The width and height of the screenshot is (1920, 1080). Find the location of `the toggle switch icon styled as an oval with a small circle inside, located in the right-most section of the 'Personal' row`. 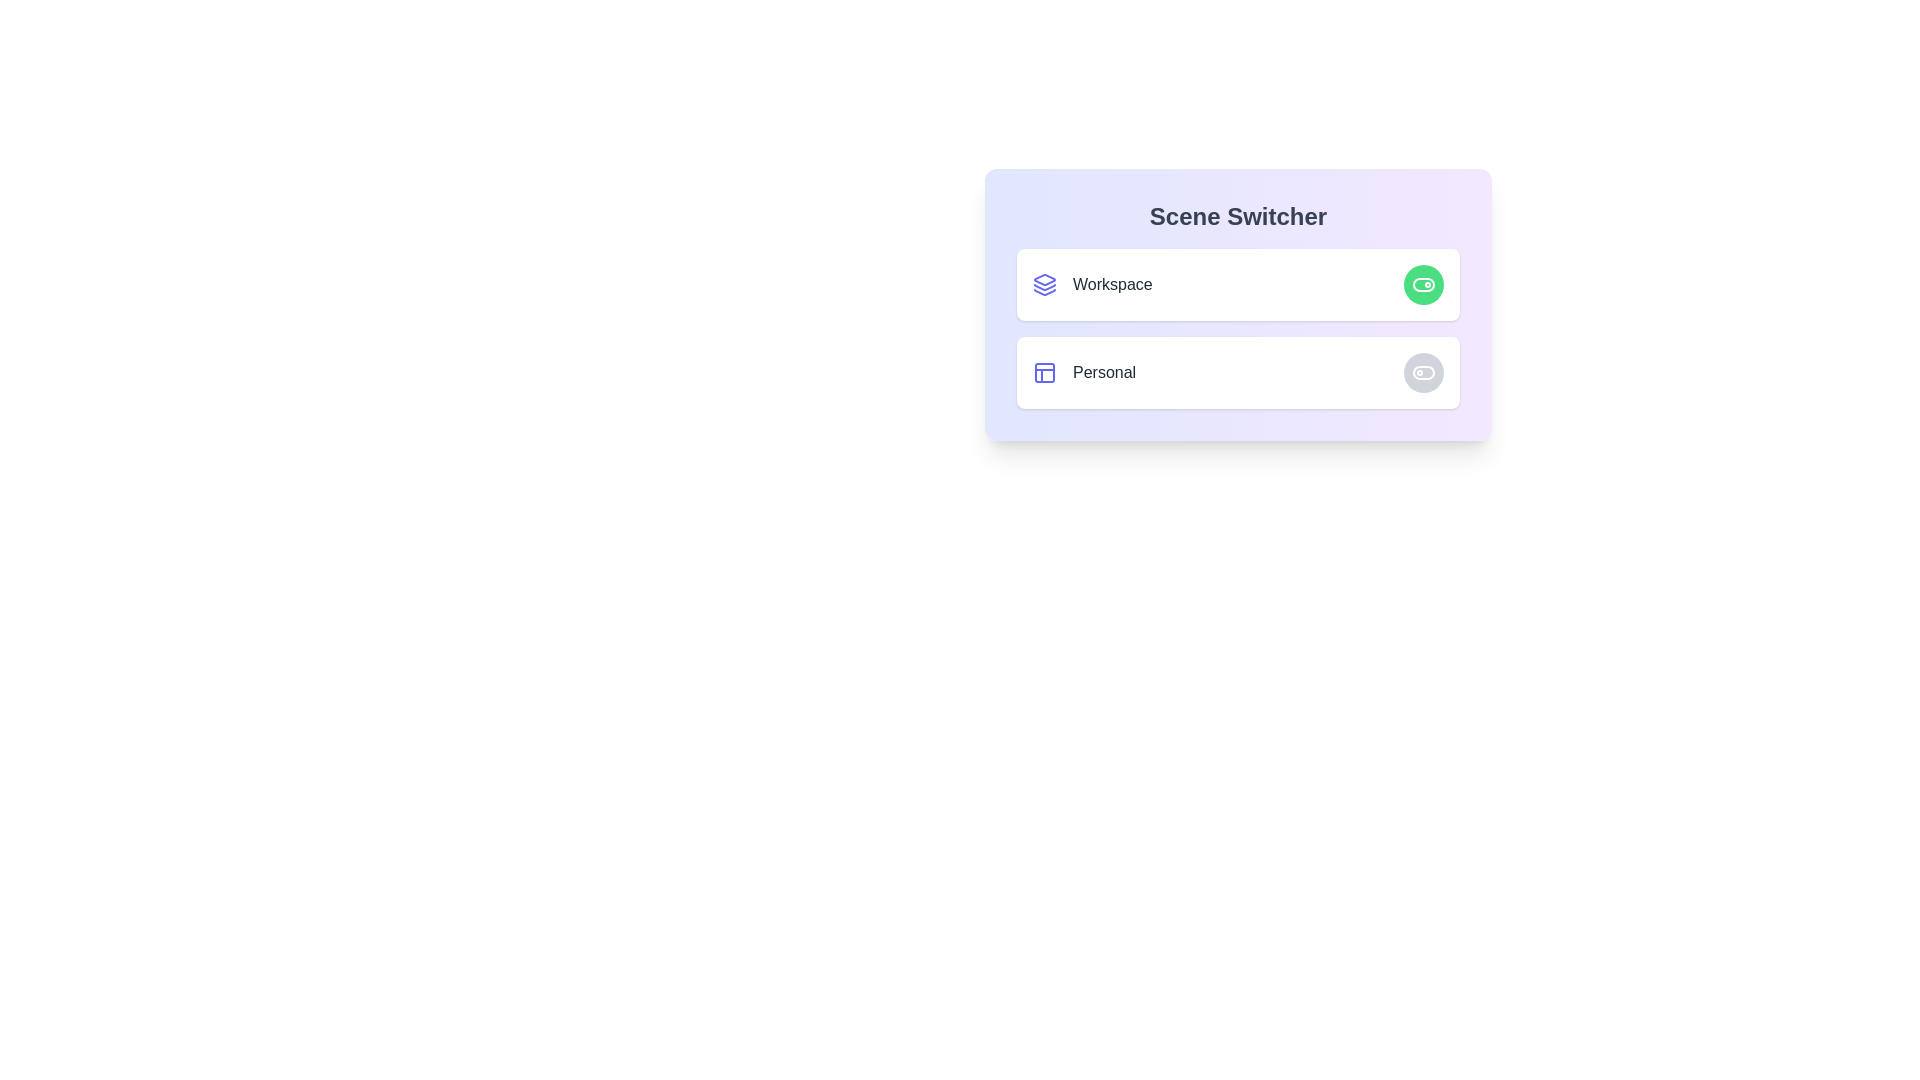

the toggle switch icon styled as an oval with a small circle inside, located in the right-most section of the 'Personal' row is located at coordinates (1423, 373).